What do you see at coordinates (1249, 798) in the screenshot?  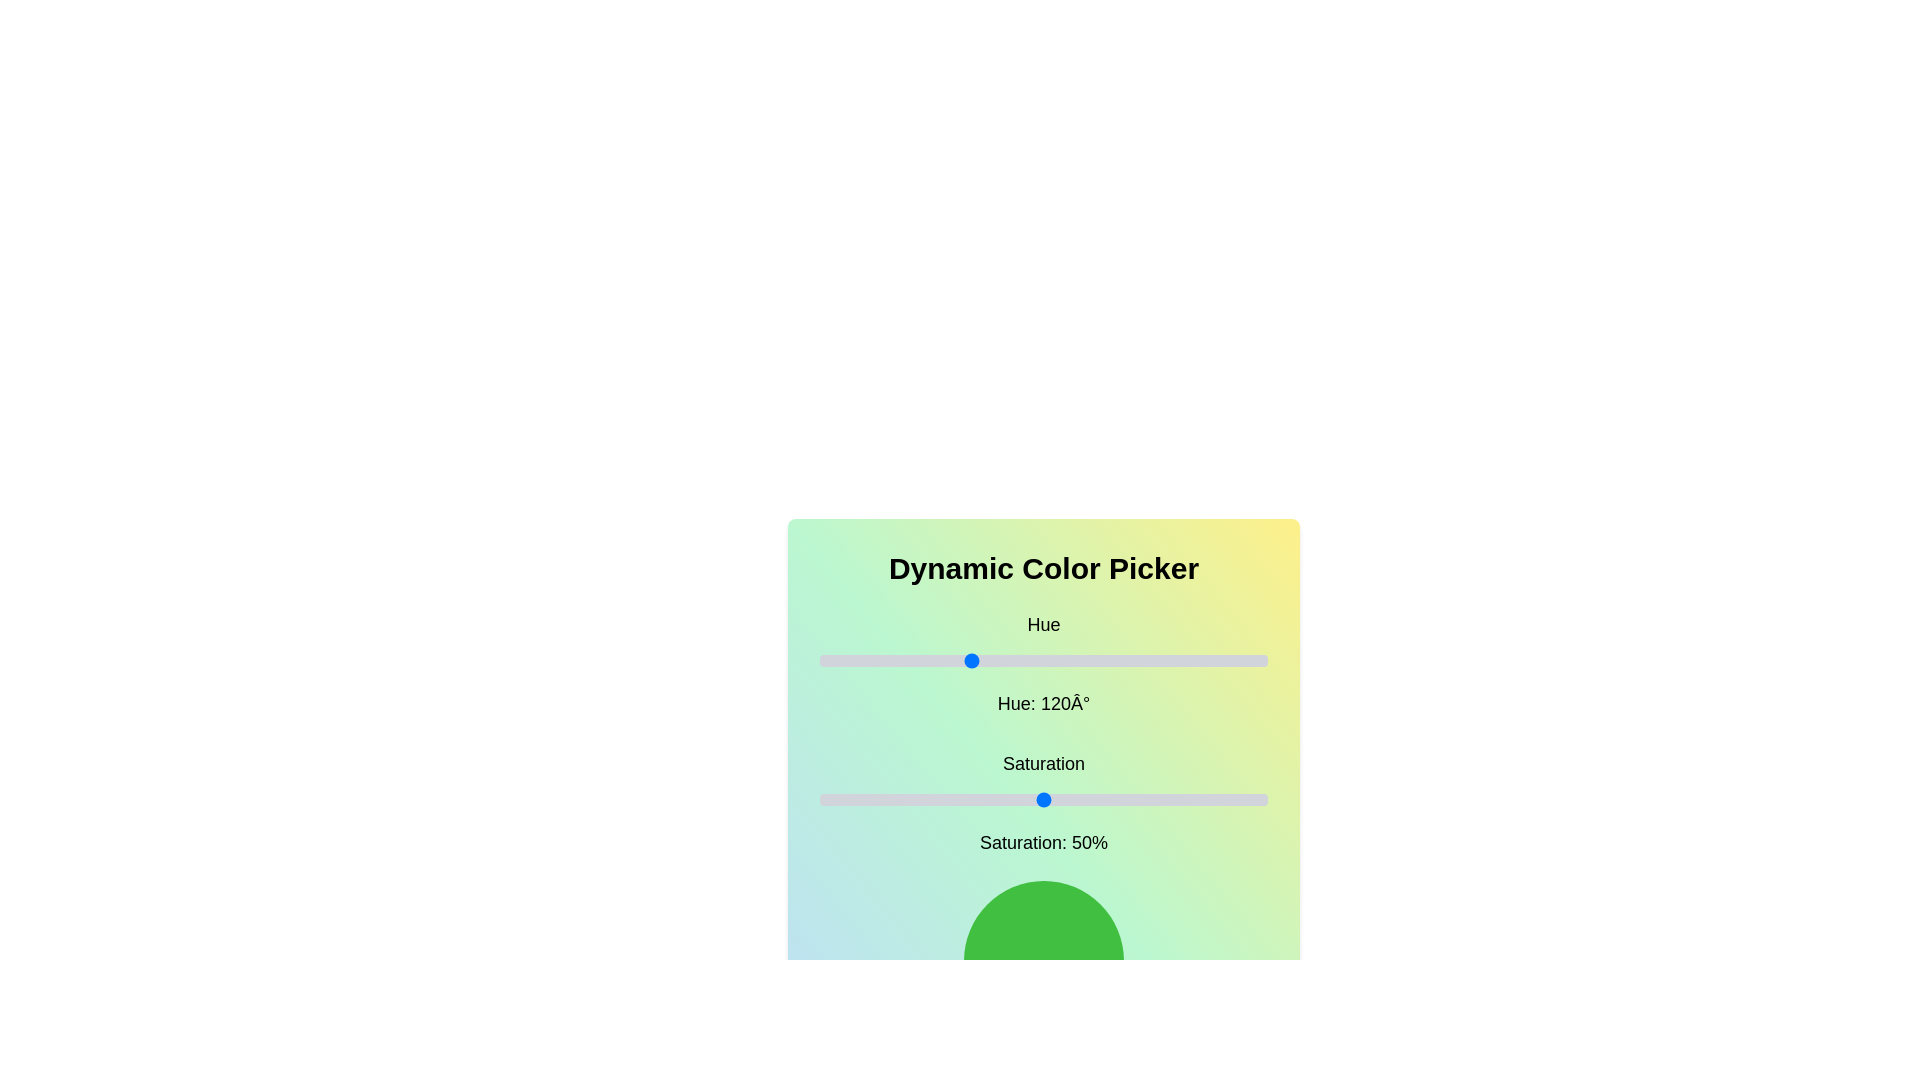 I see `the saturation slider to set the saturation to 96%` at bounding box center [1249, 798].